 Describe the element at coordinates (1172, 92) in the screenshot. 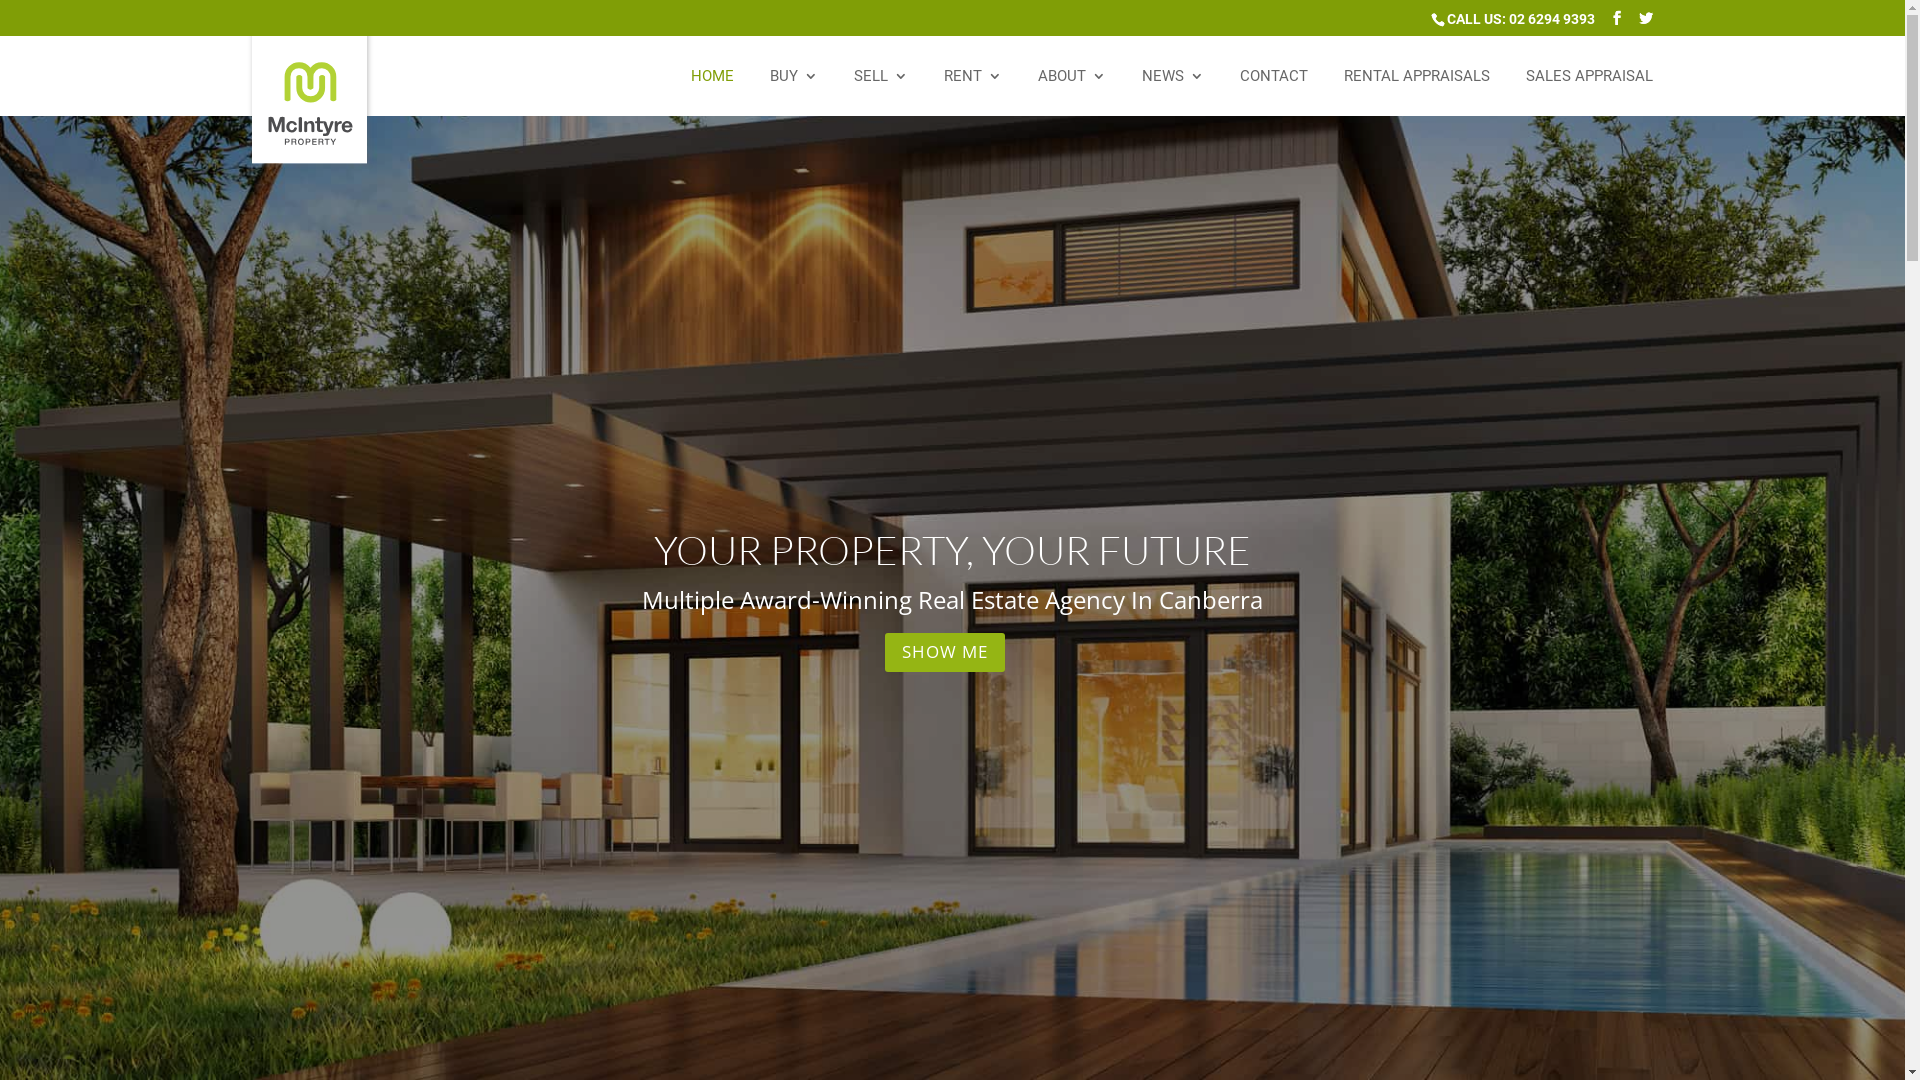

I see `'NEWS'` at that location.